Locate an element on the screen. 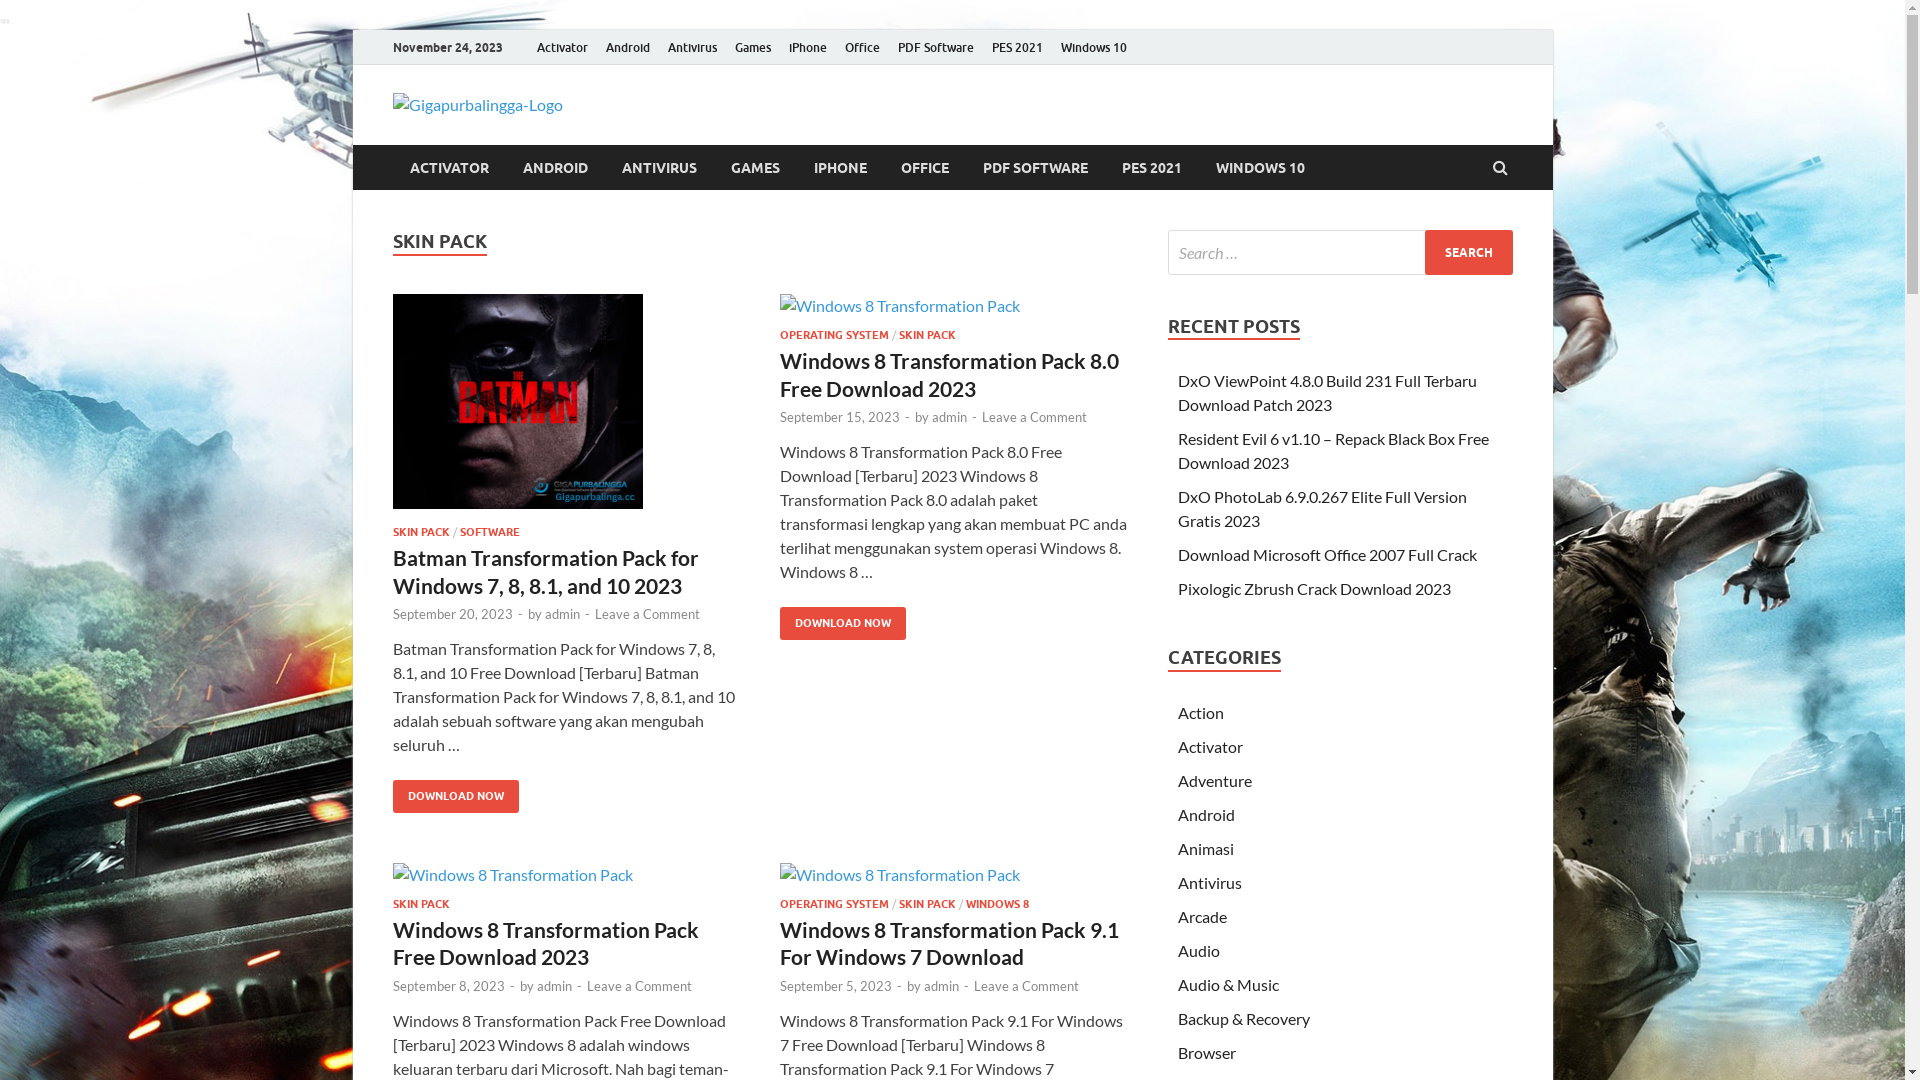 The height and width of the screenshot is (1080, 1920). 'Android' is located at coordinates (626, 46).